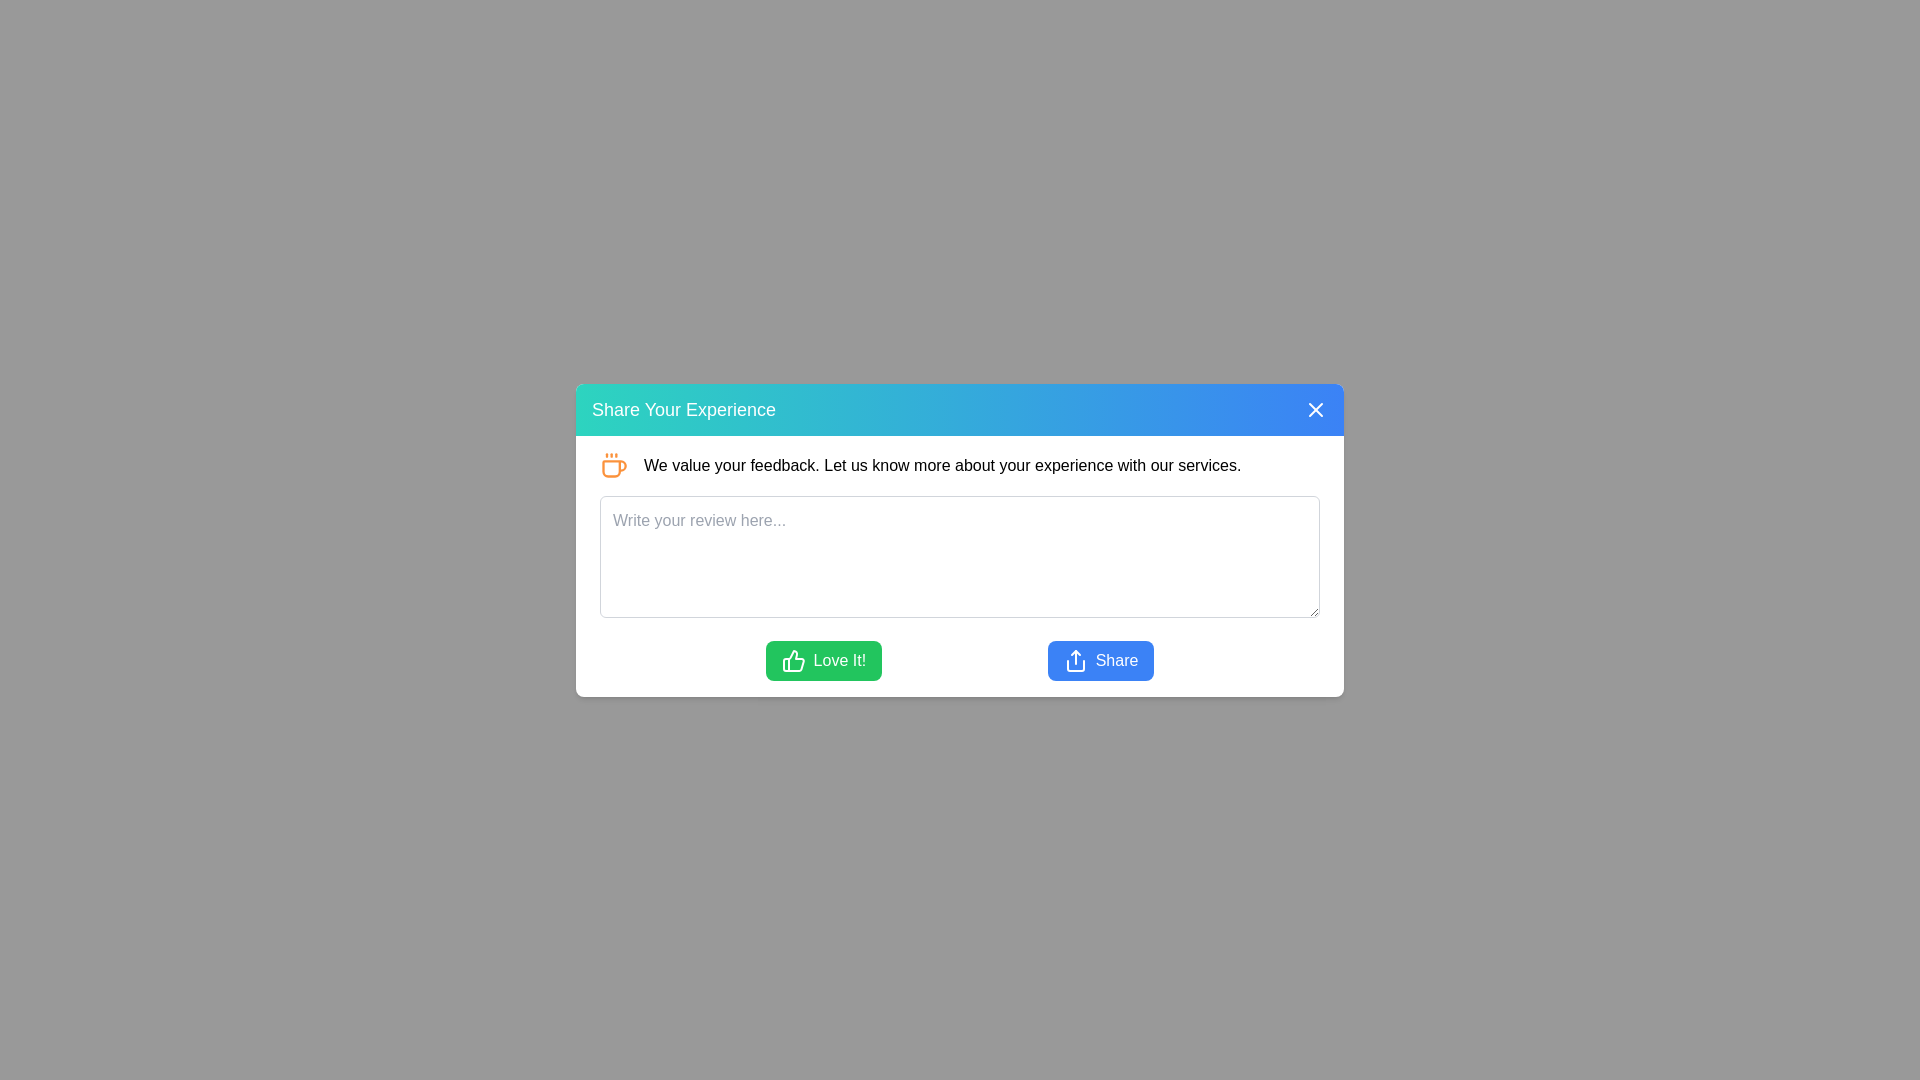 This screenshot has width=1920, height=1080. What do you see at coordinates (960, 465) in the screenshot?
I see `the Descriptive Text with Icon that features an orange cup icon and the text 'We value your feedback. Let us know more about your experience with our services.'` at bounding box center [960, 465].